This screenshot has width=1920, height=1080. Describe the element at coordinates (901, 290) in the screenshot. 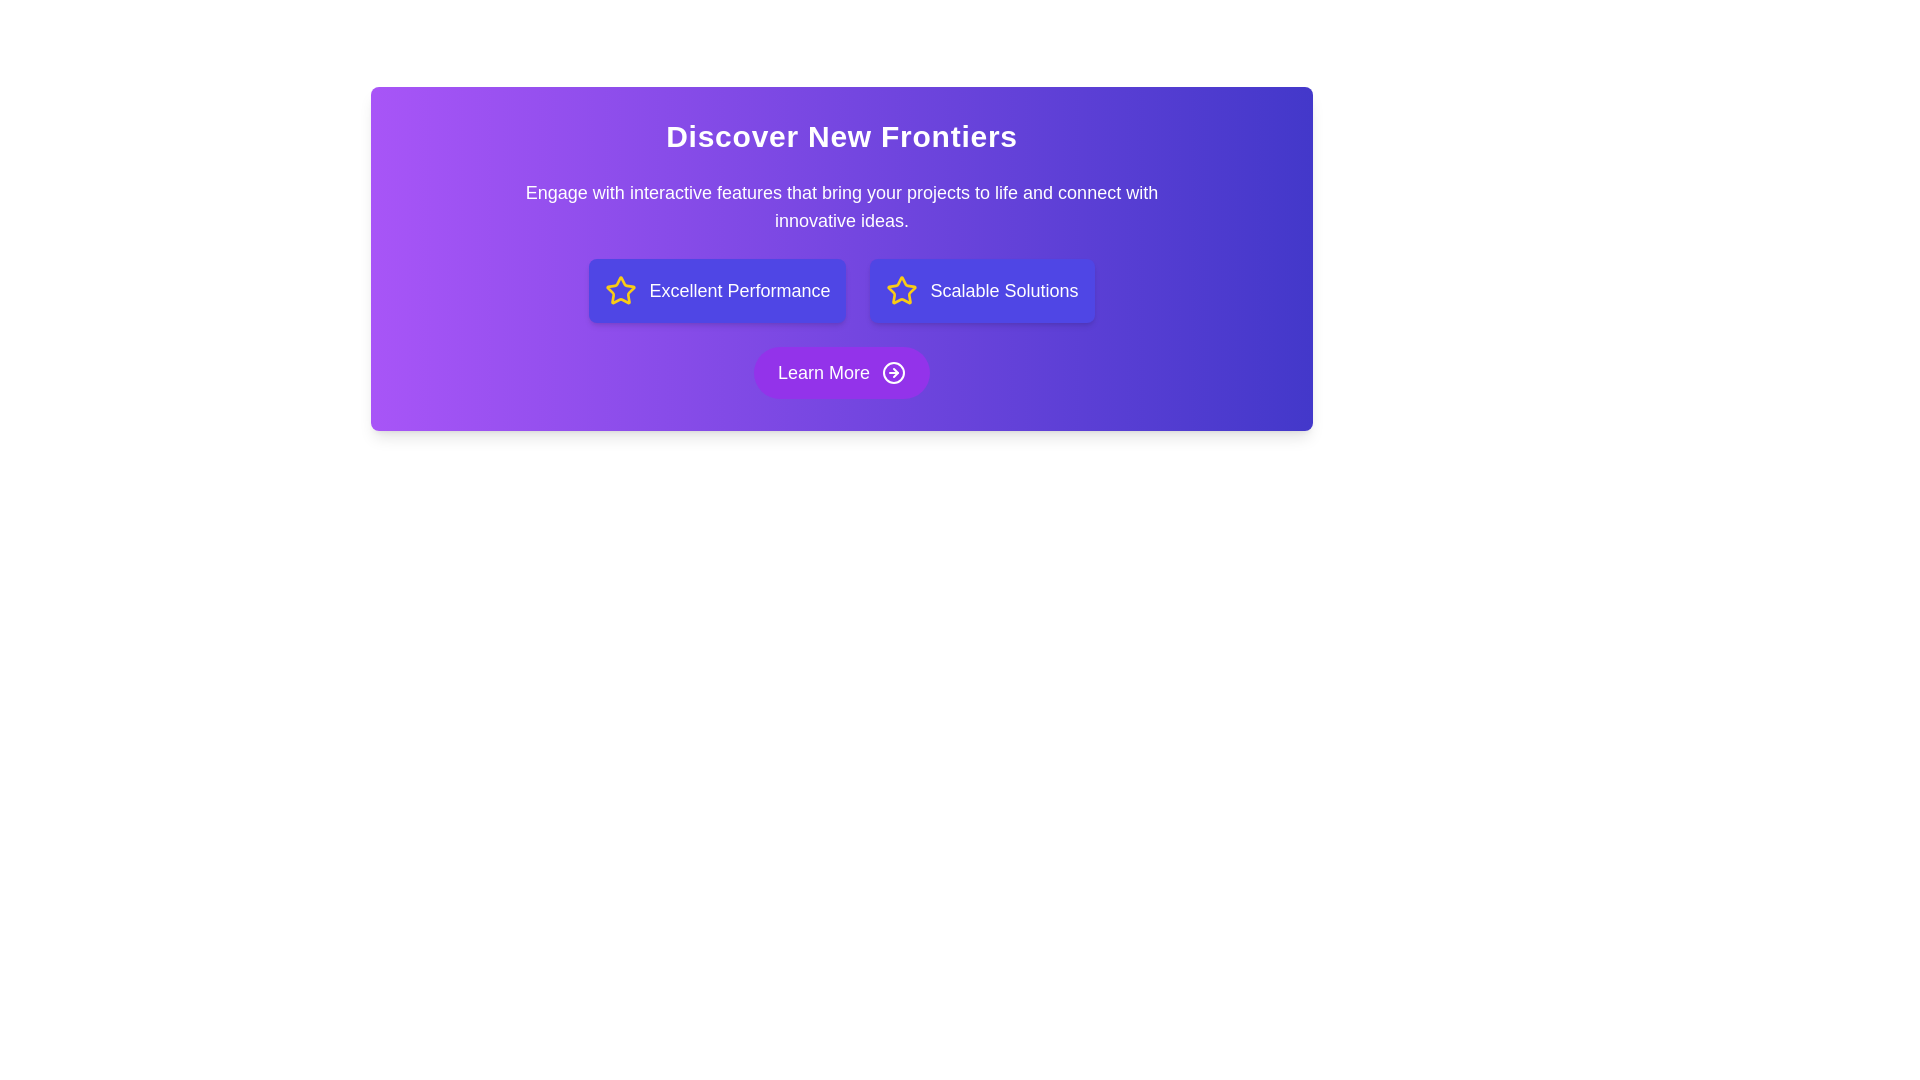

I see `the second star-shaped icon outlined in bold yellow with a blue interior, located under the 'Discover New Frontiers' heading, to the left of 'Scalable Solutions'` at that location.